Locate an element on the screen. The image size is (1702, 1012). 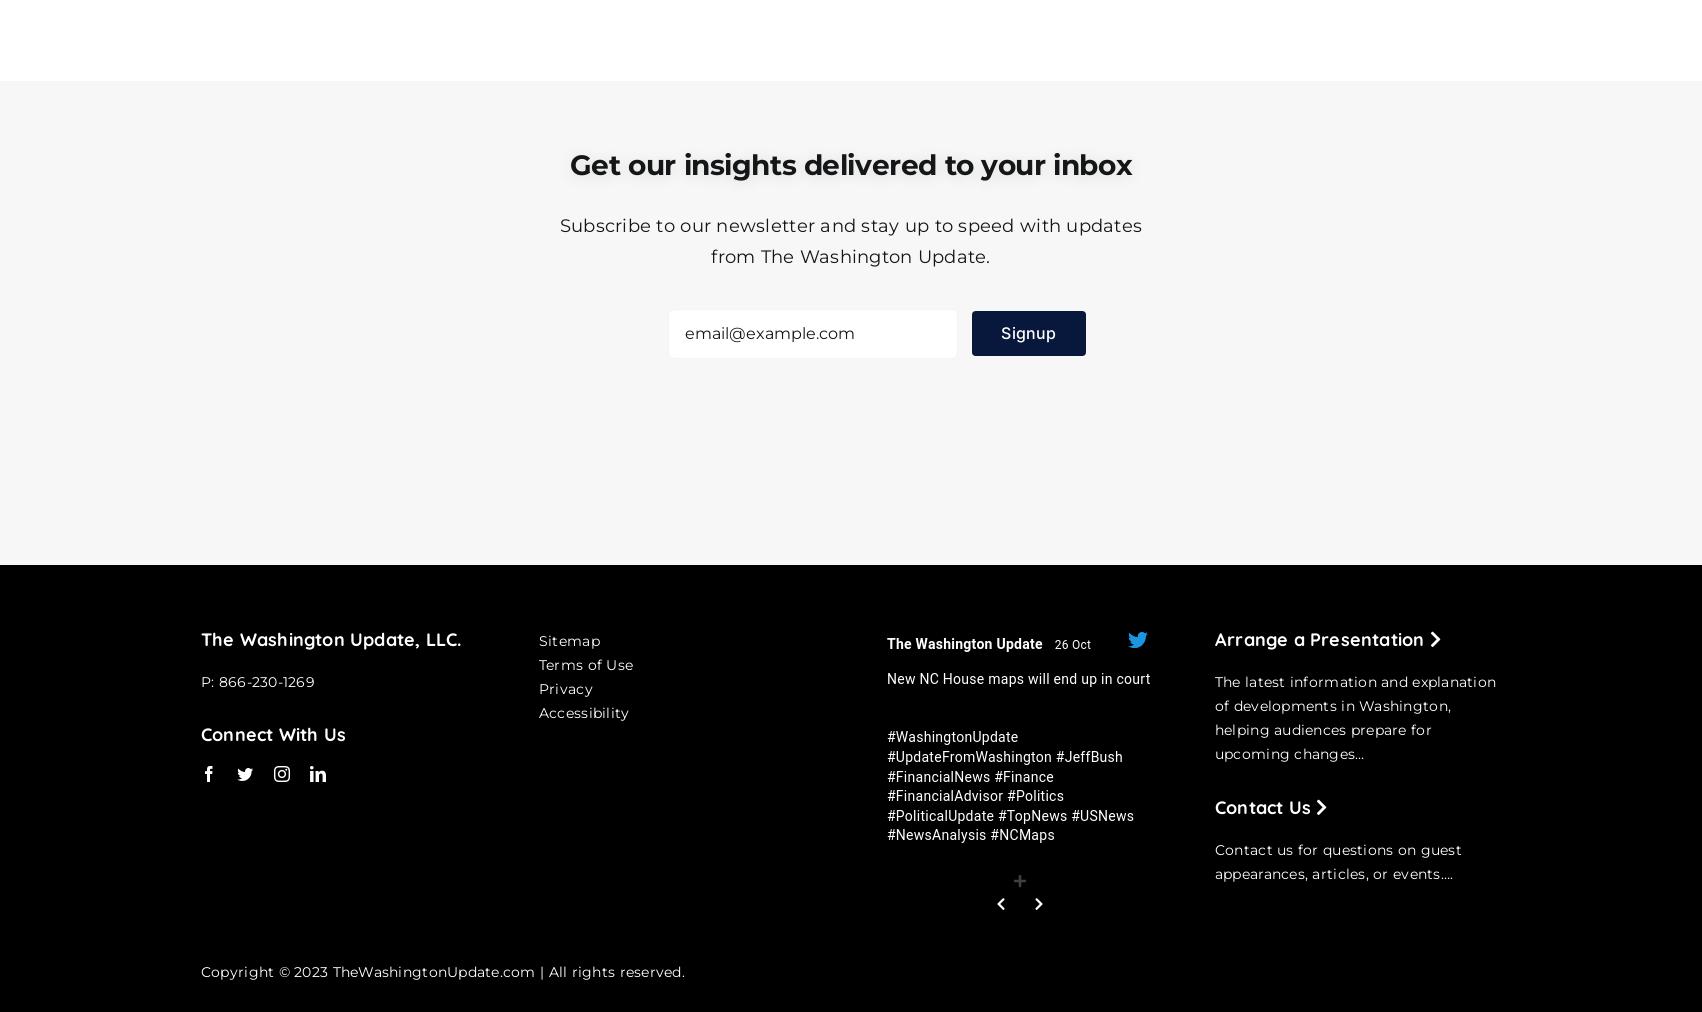
'Copyright ©  2023 TheWashingtonUpdate.com | All rights reserved.' is located at coordinates (441, 970).